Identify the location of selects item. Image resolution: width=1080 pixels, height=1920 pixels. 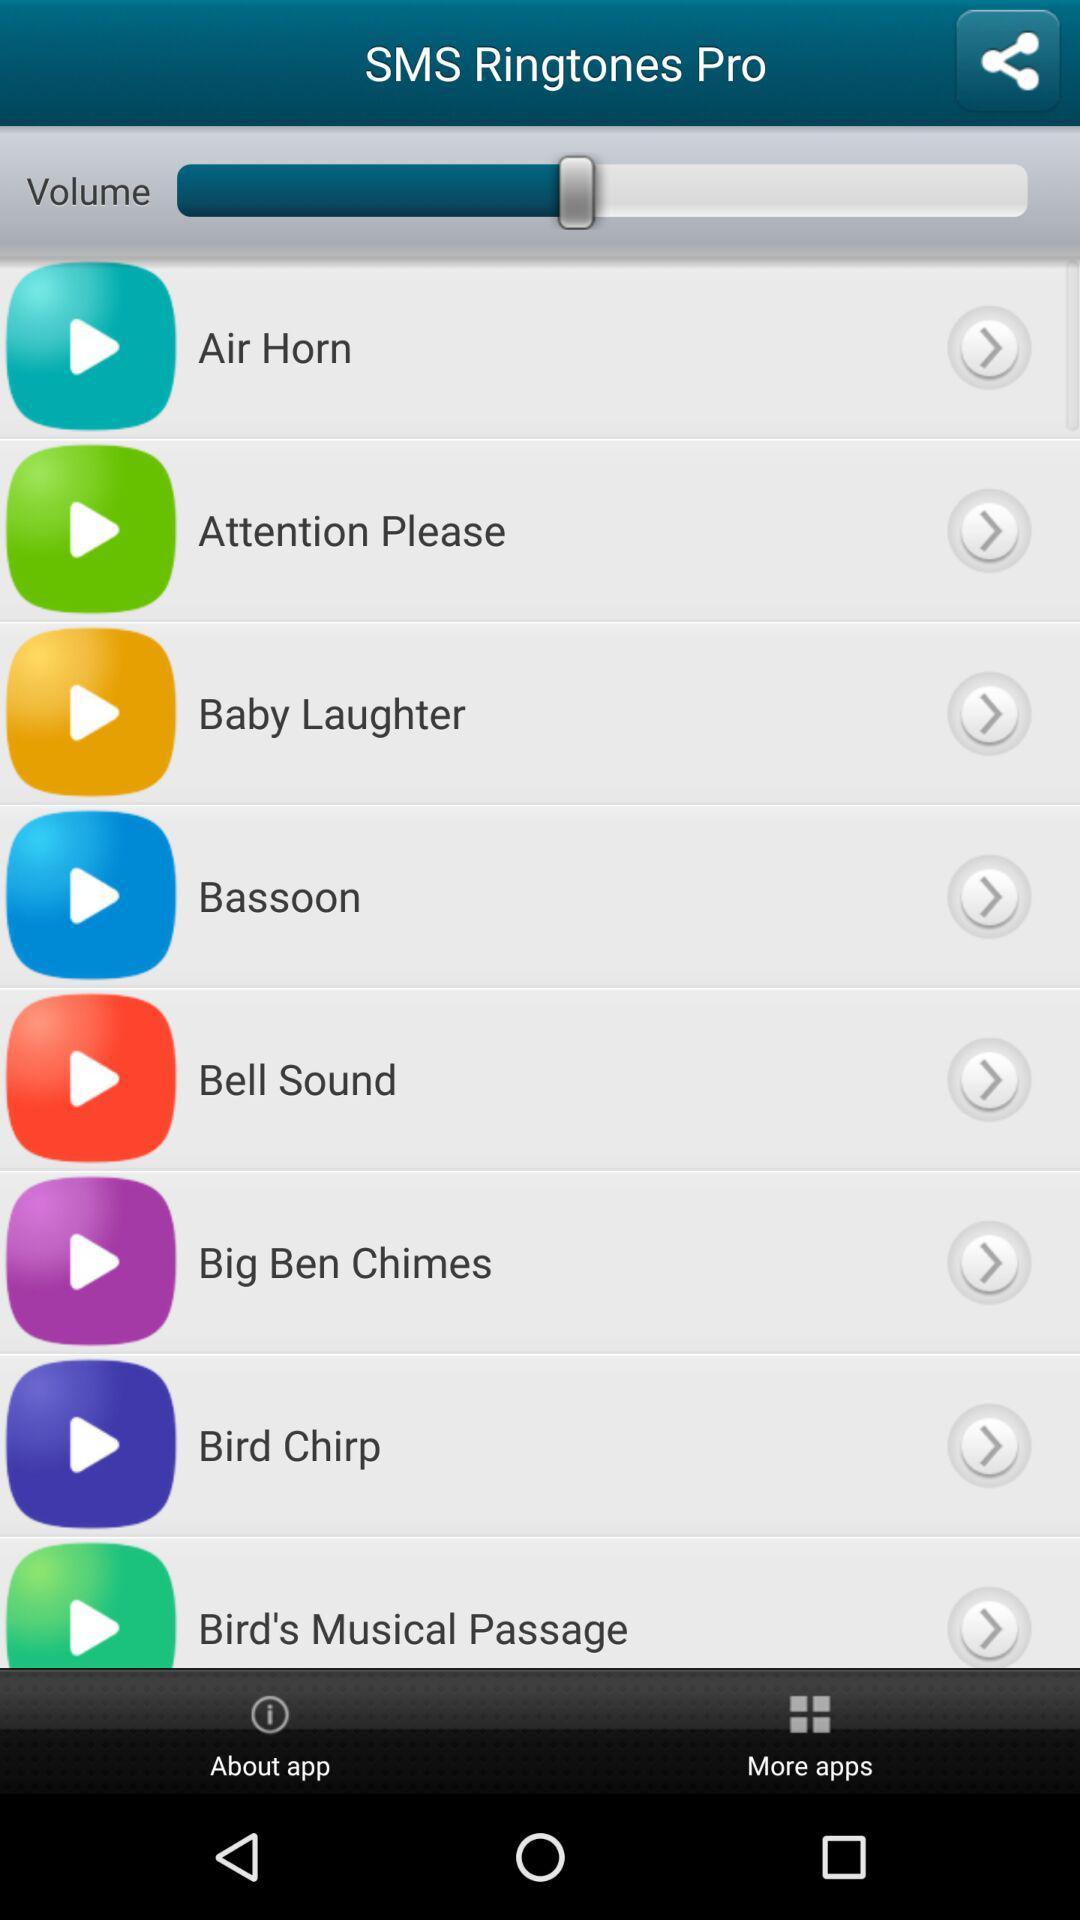
(987, 1077).